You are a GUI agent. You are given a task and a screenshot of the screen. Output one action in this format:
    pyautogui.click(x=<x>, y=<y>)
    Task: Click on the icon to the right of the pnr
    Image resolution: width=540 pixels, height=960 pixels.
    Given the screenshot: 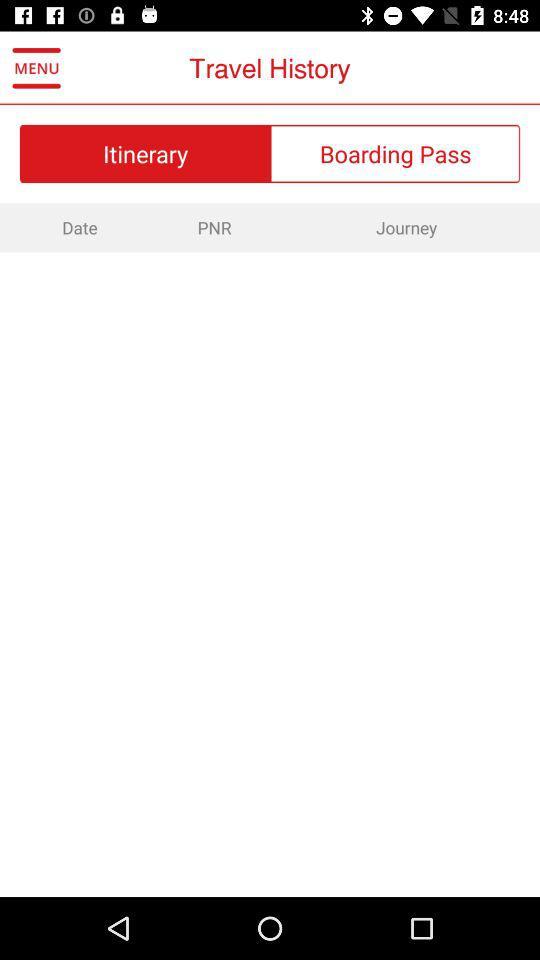 What is the action you would take?
    pyautogui.click(x=405, y=227)
    